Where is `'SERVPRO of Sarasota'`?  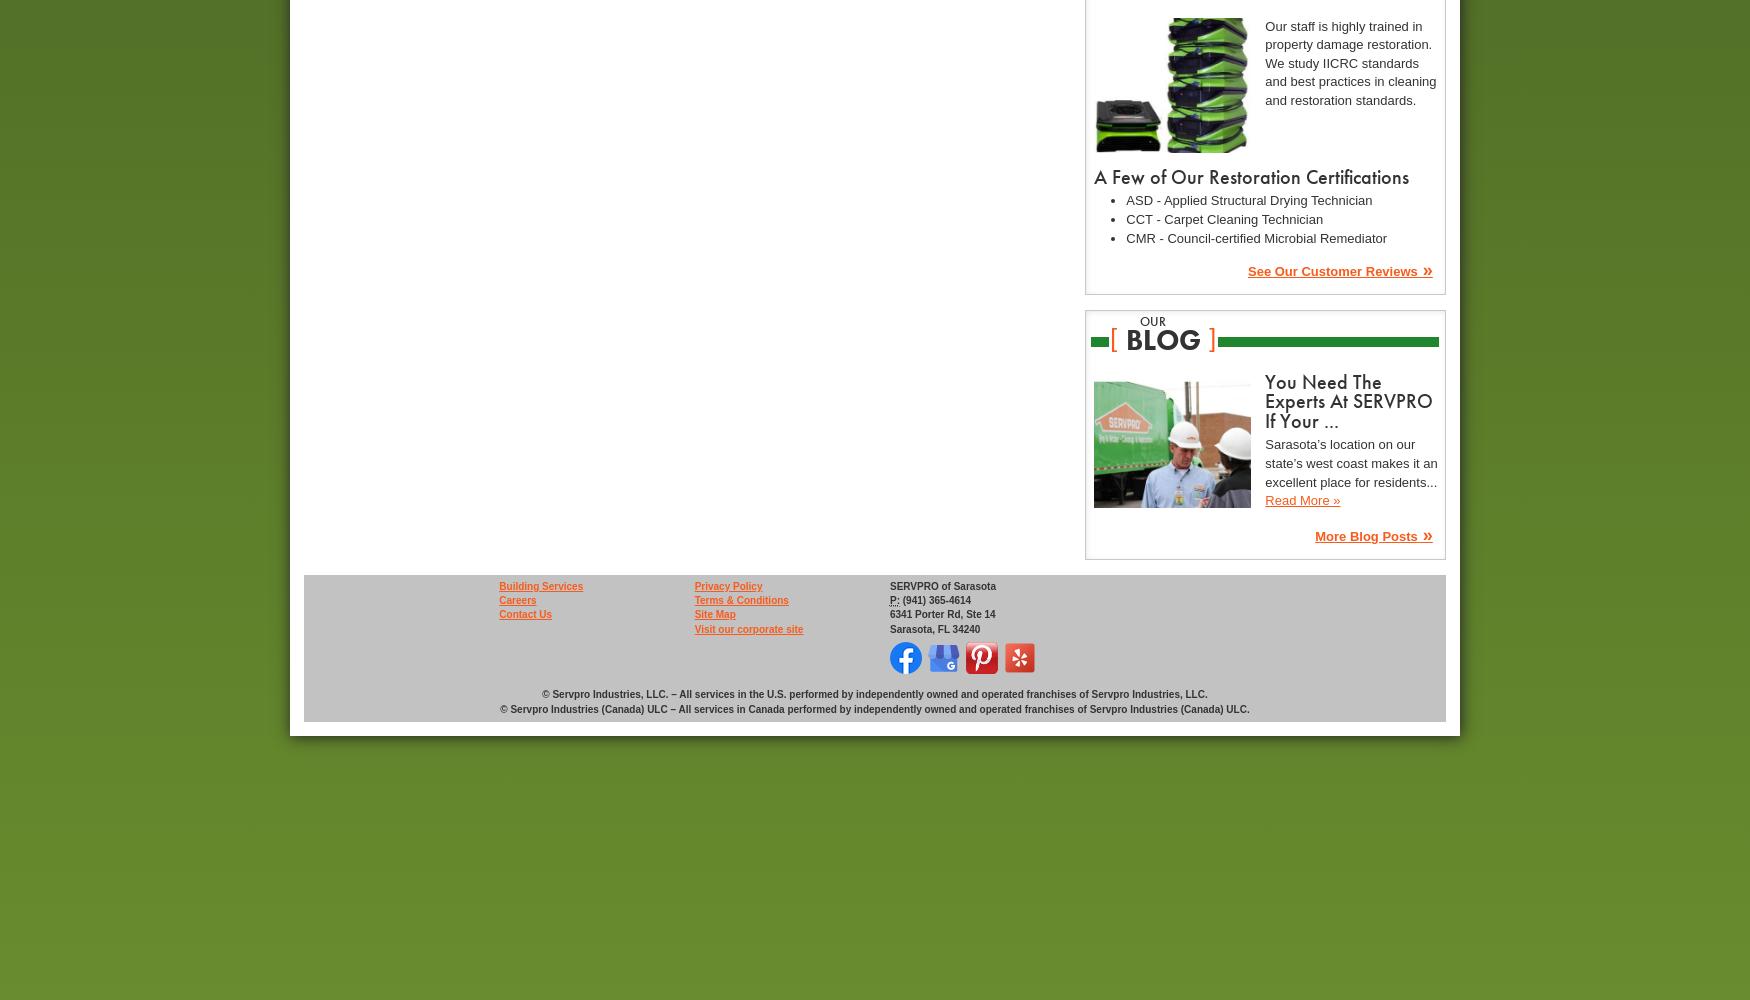 'SERVPRO of Sarasota' is located at coordinates (942, 584).